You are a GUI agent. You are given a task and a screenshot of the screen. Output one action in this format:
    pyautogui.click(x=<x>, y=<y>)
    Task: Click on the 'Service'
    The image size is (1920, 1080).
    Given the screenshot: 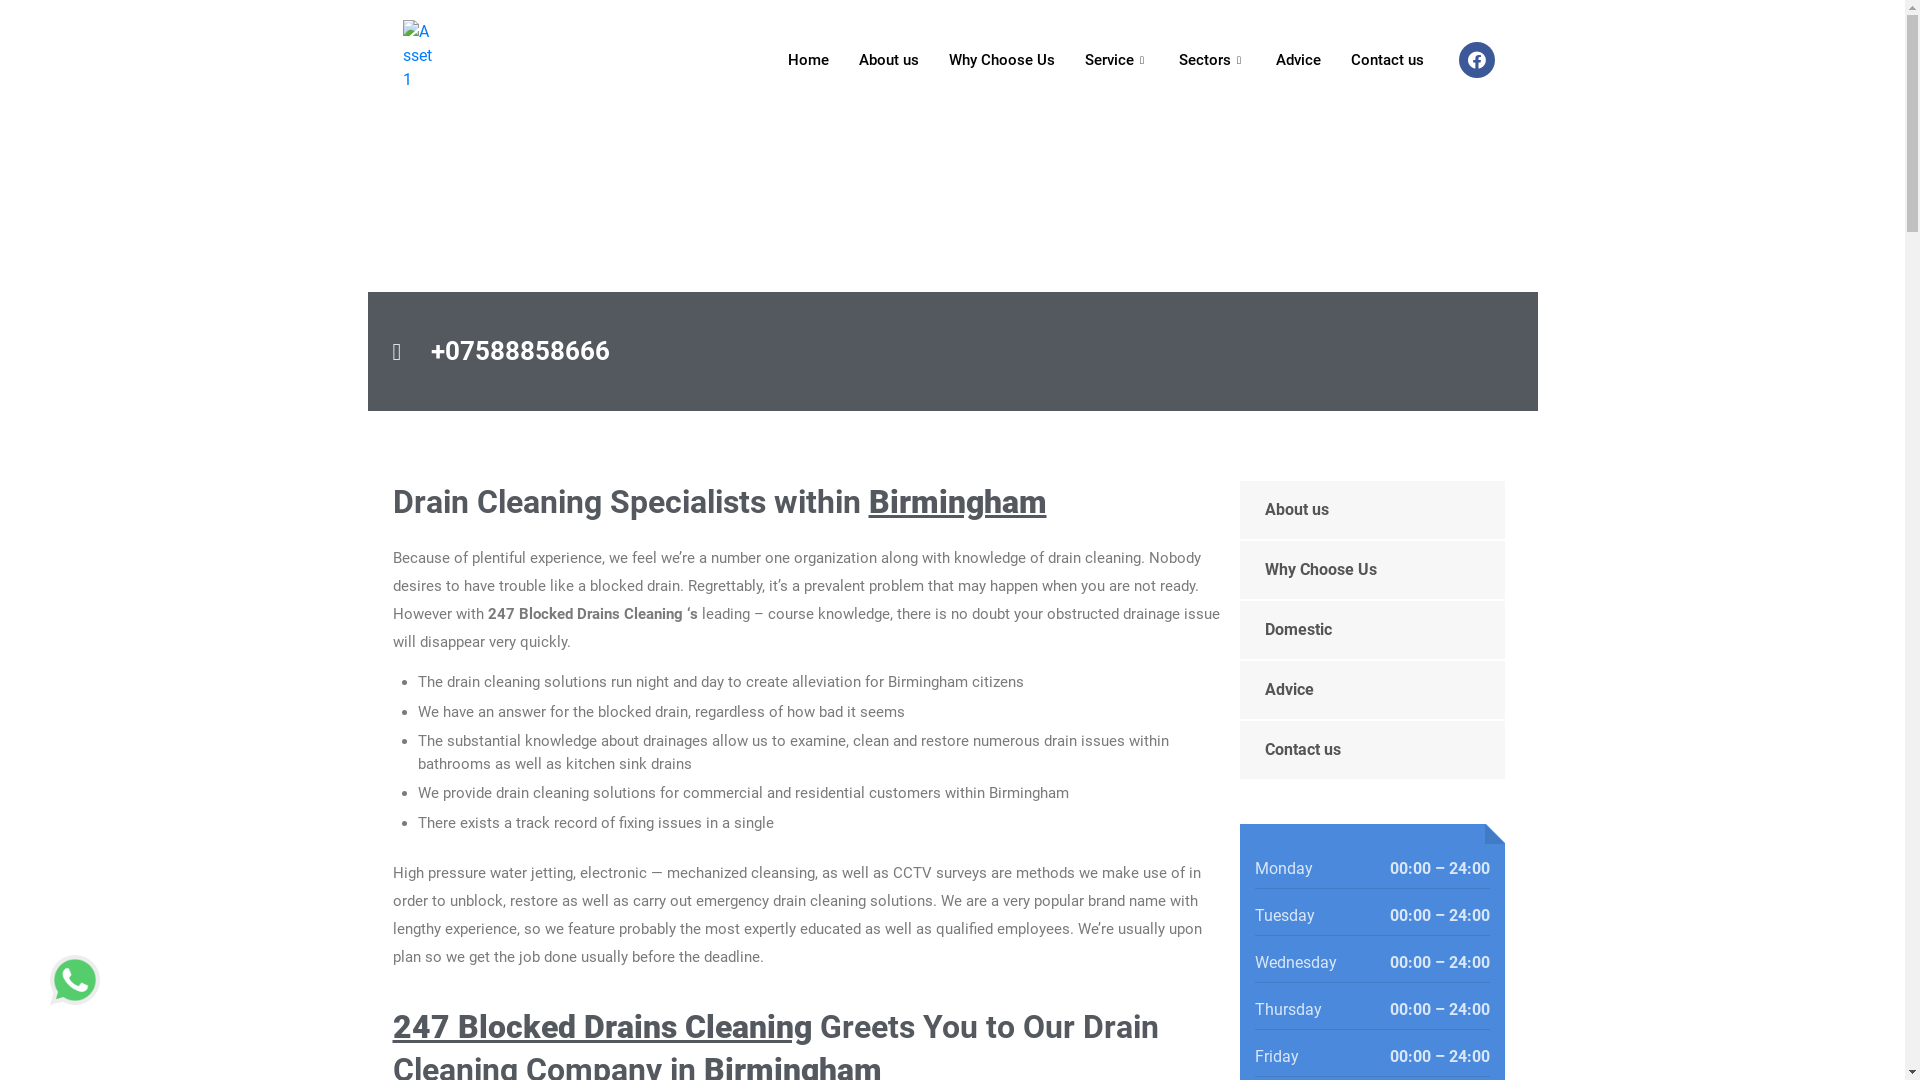 What is the action you would take?
    pyautogui.click(x=1116, y=59)
    